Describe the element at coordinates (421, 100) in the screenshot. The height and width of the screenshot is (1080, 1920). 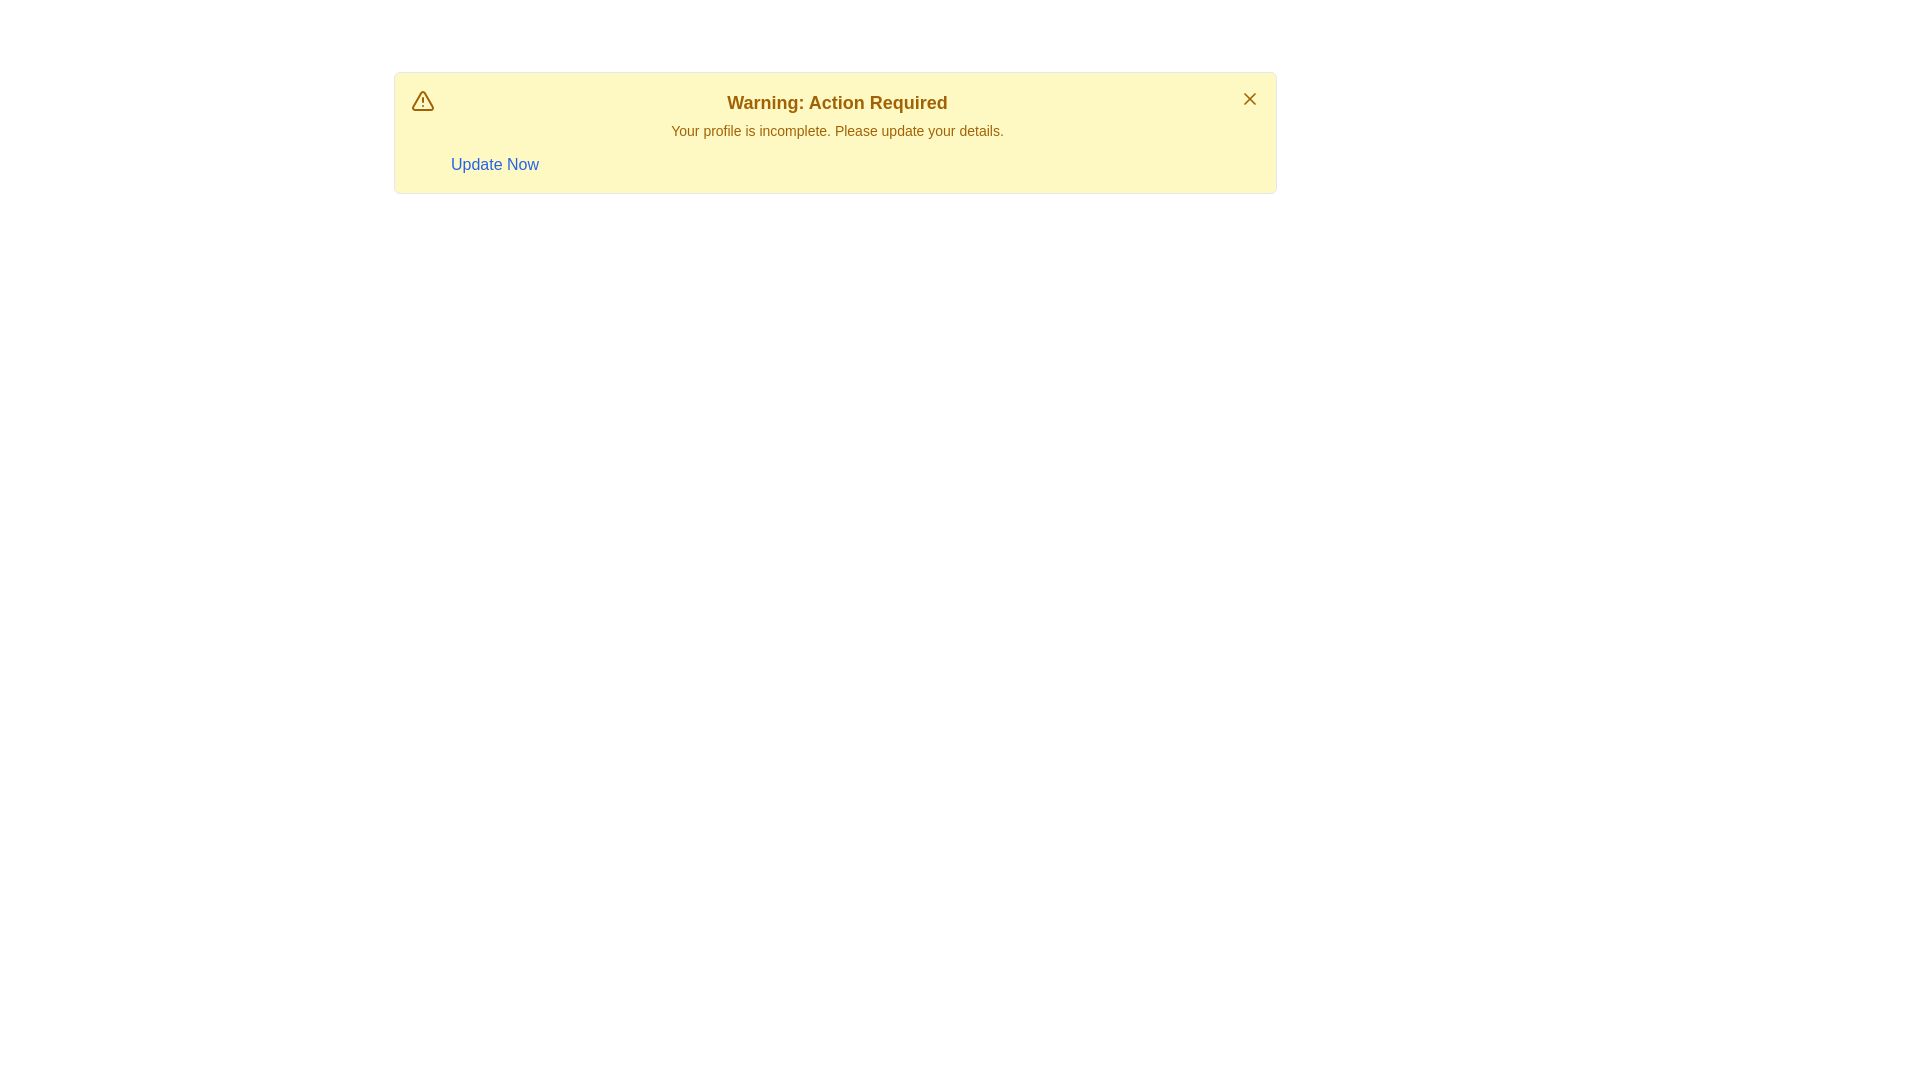
I see `the triangular warning icon with a brown outline and lighter fill, located to the left of the 'Warning: Action Required' text in the notification banner` at that location.